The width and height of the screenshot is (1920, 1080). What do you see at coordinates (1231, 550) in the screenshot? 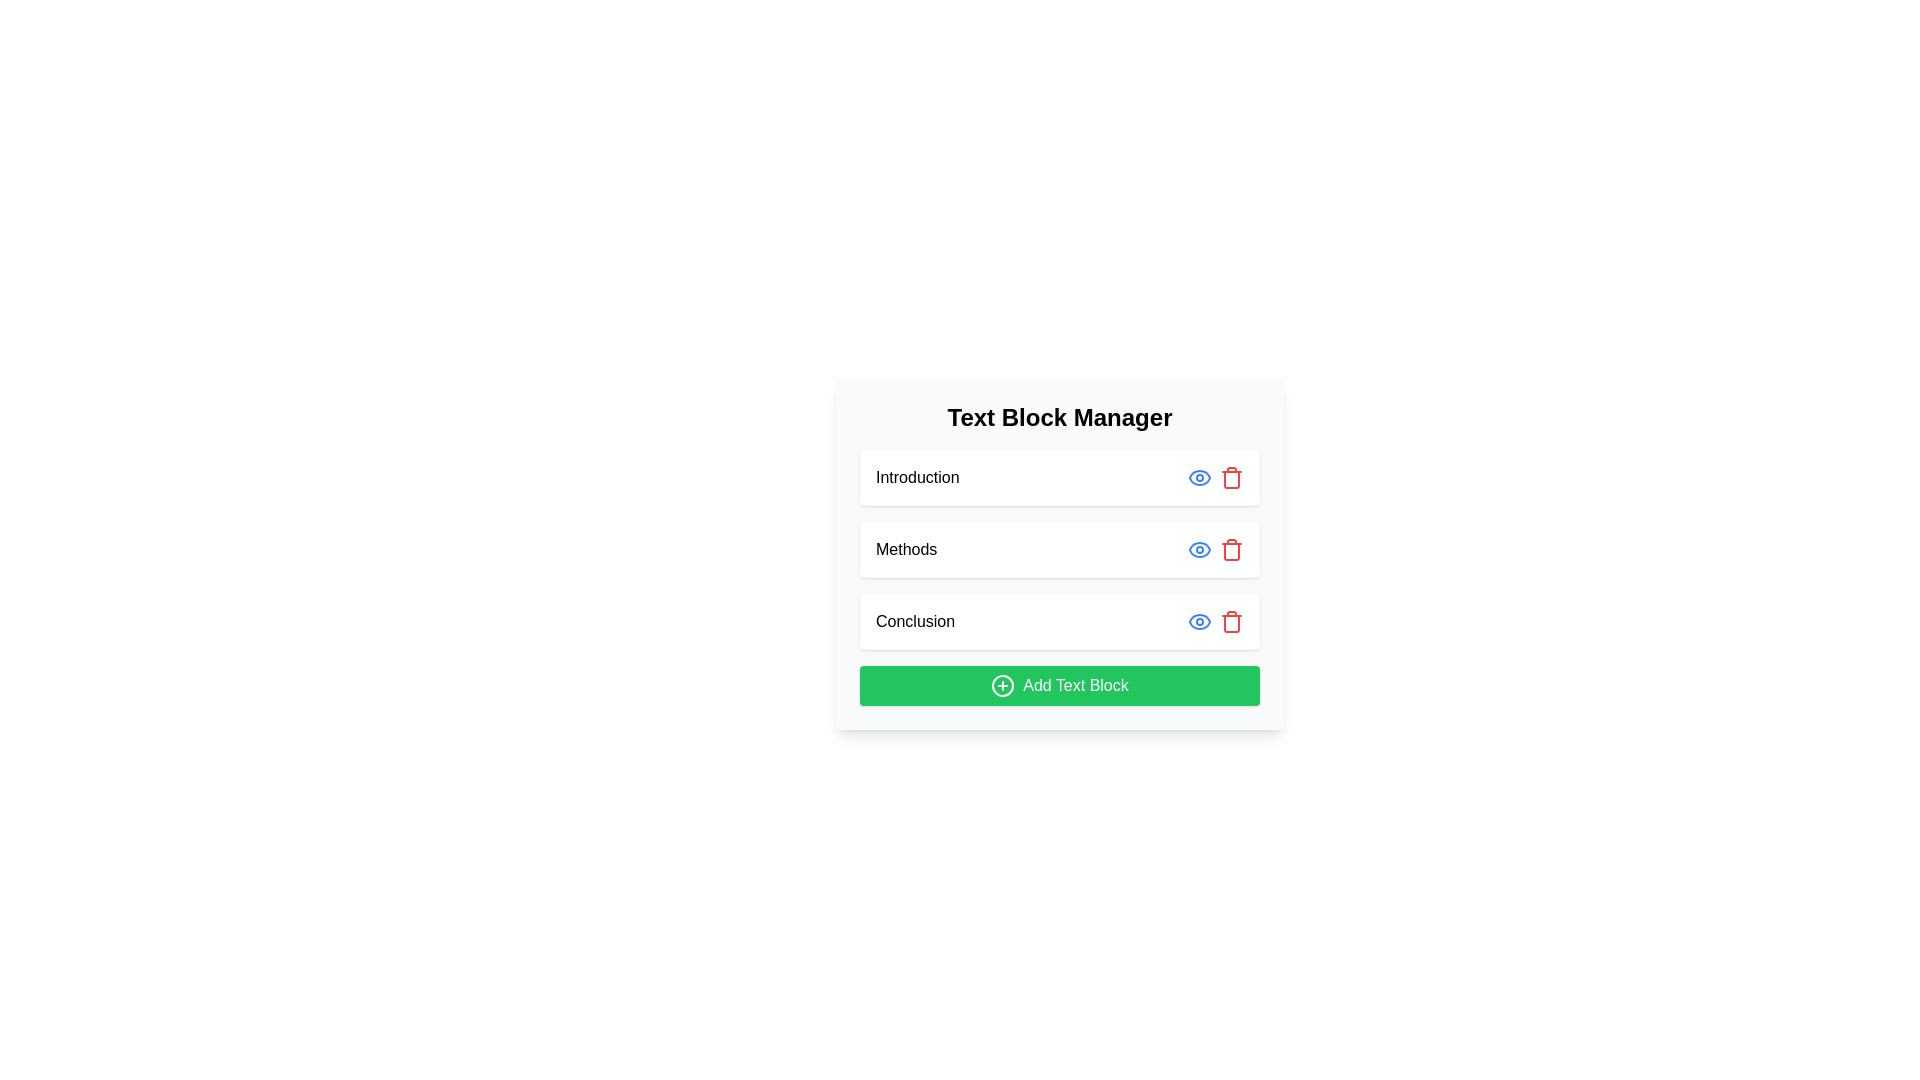
I see `the delete button for the text block titled 'Methods'` at bounding box center [1231, 550].